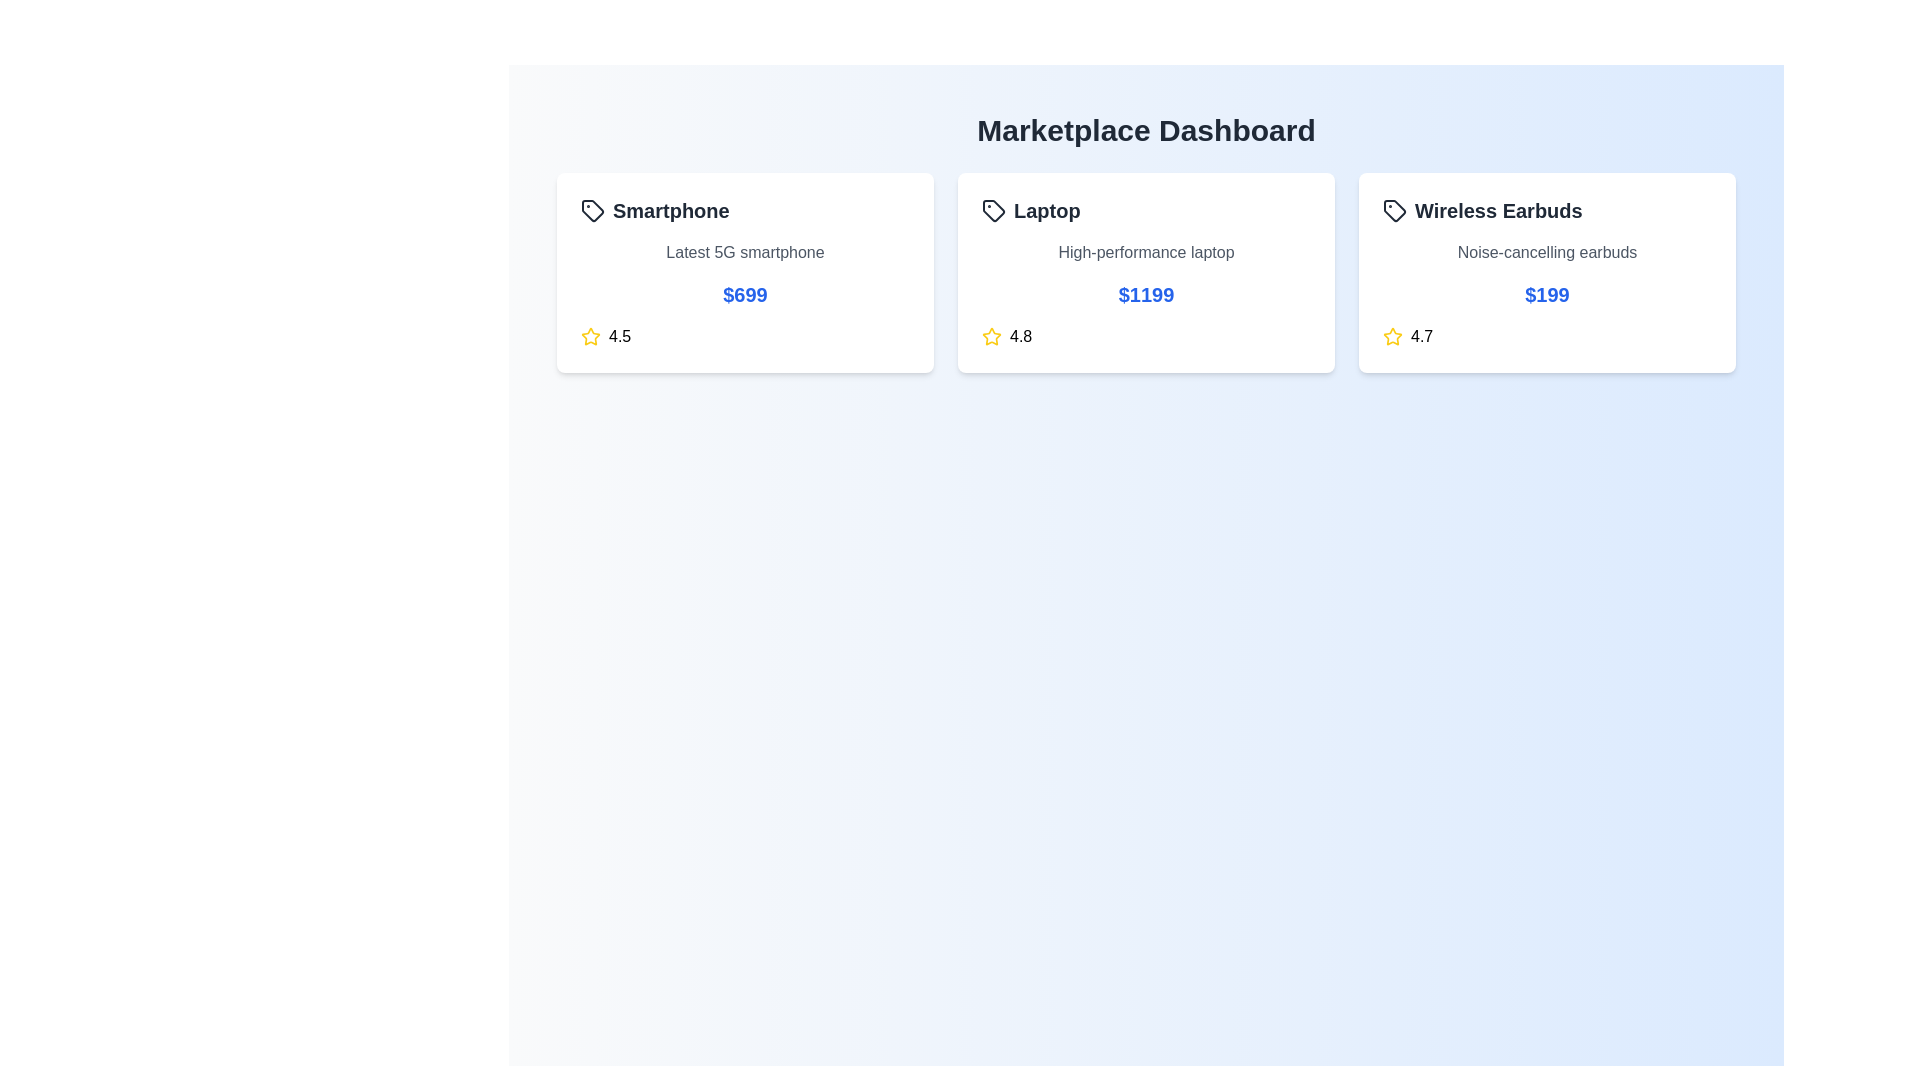 This screenshot has height=1080, width=1920. I want to click on price information displayed in the bold, blue-colored text '$199' within the third product card for 'Wireless Earbuds', so click(1546, 294).